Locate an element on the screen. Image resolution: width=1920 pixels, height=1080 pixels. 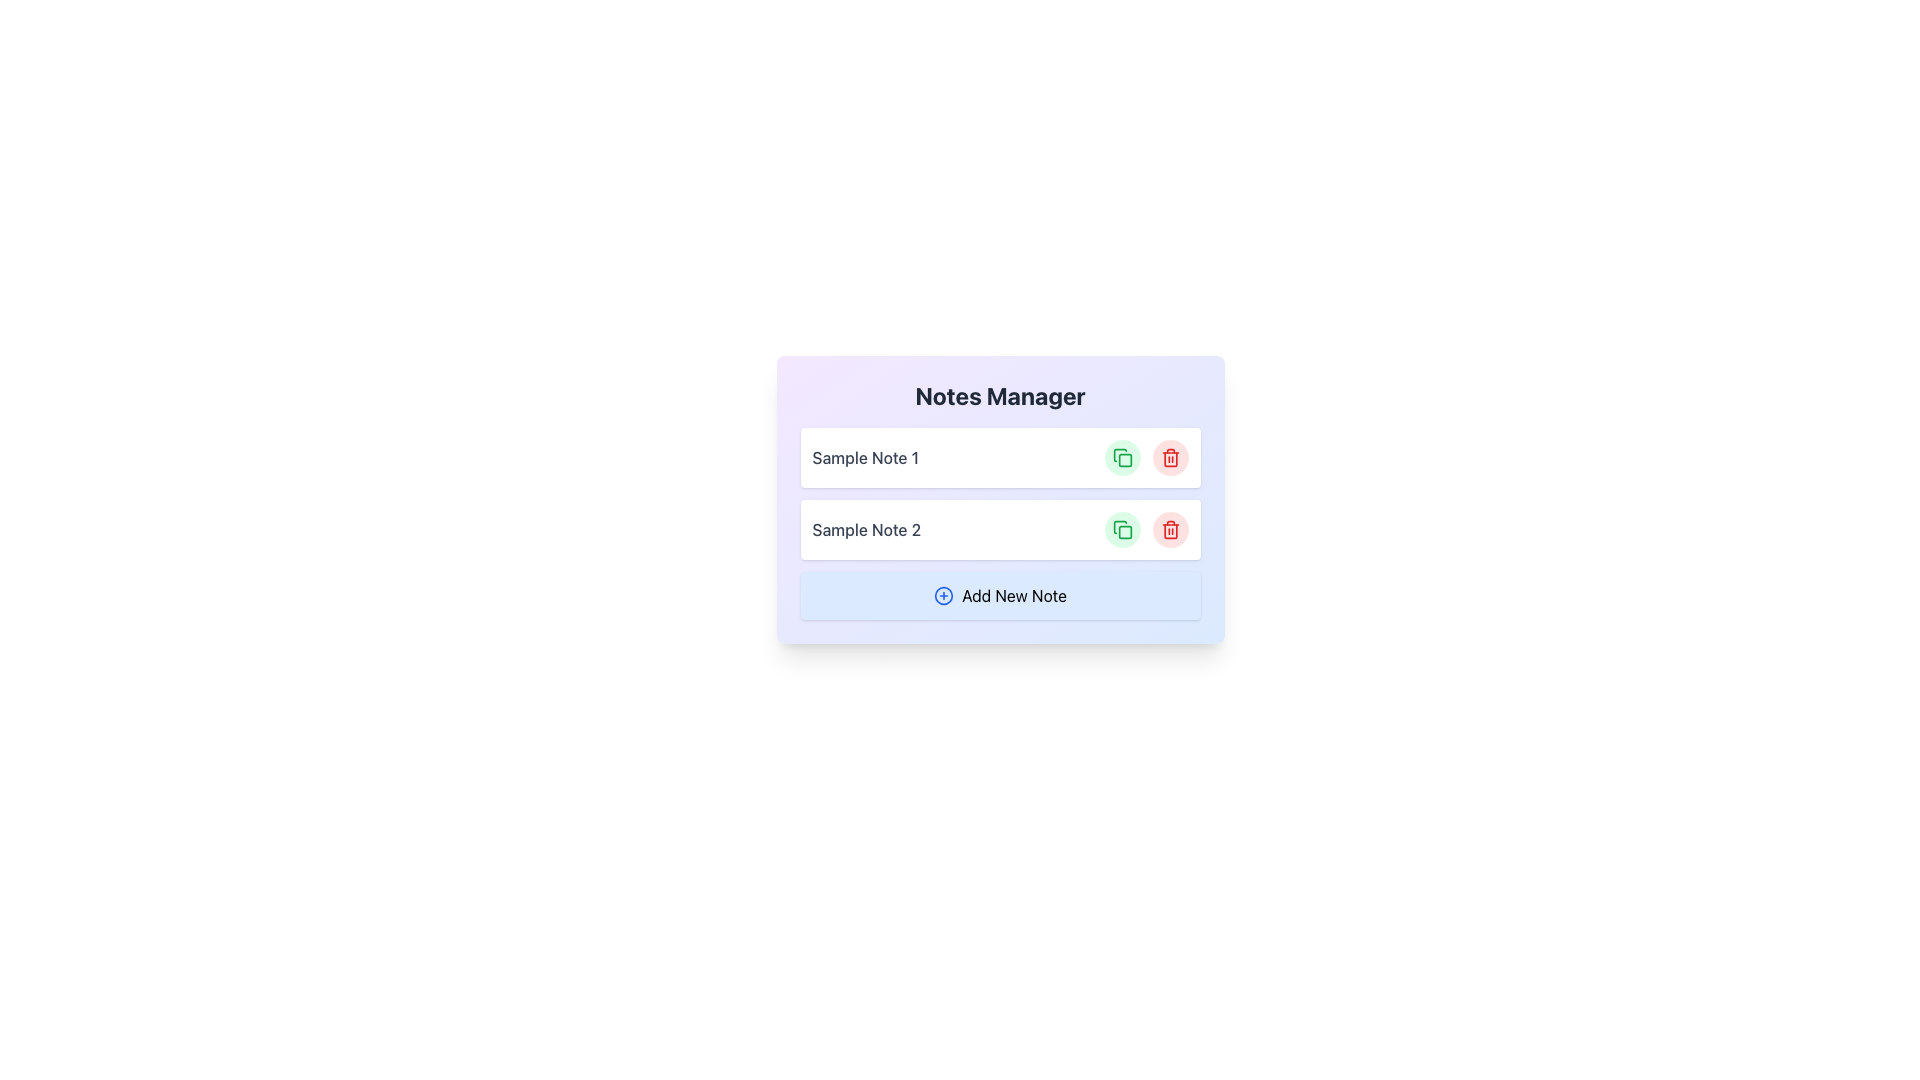
the delete button located to the far right of the action buttons for 'Sample Note 2' is located at coordinates (1170, 528).